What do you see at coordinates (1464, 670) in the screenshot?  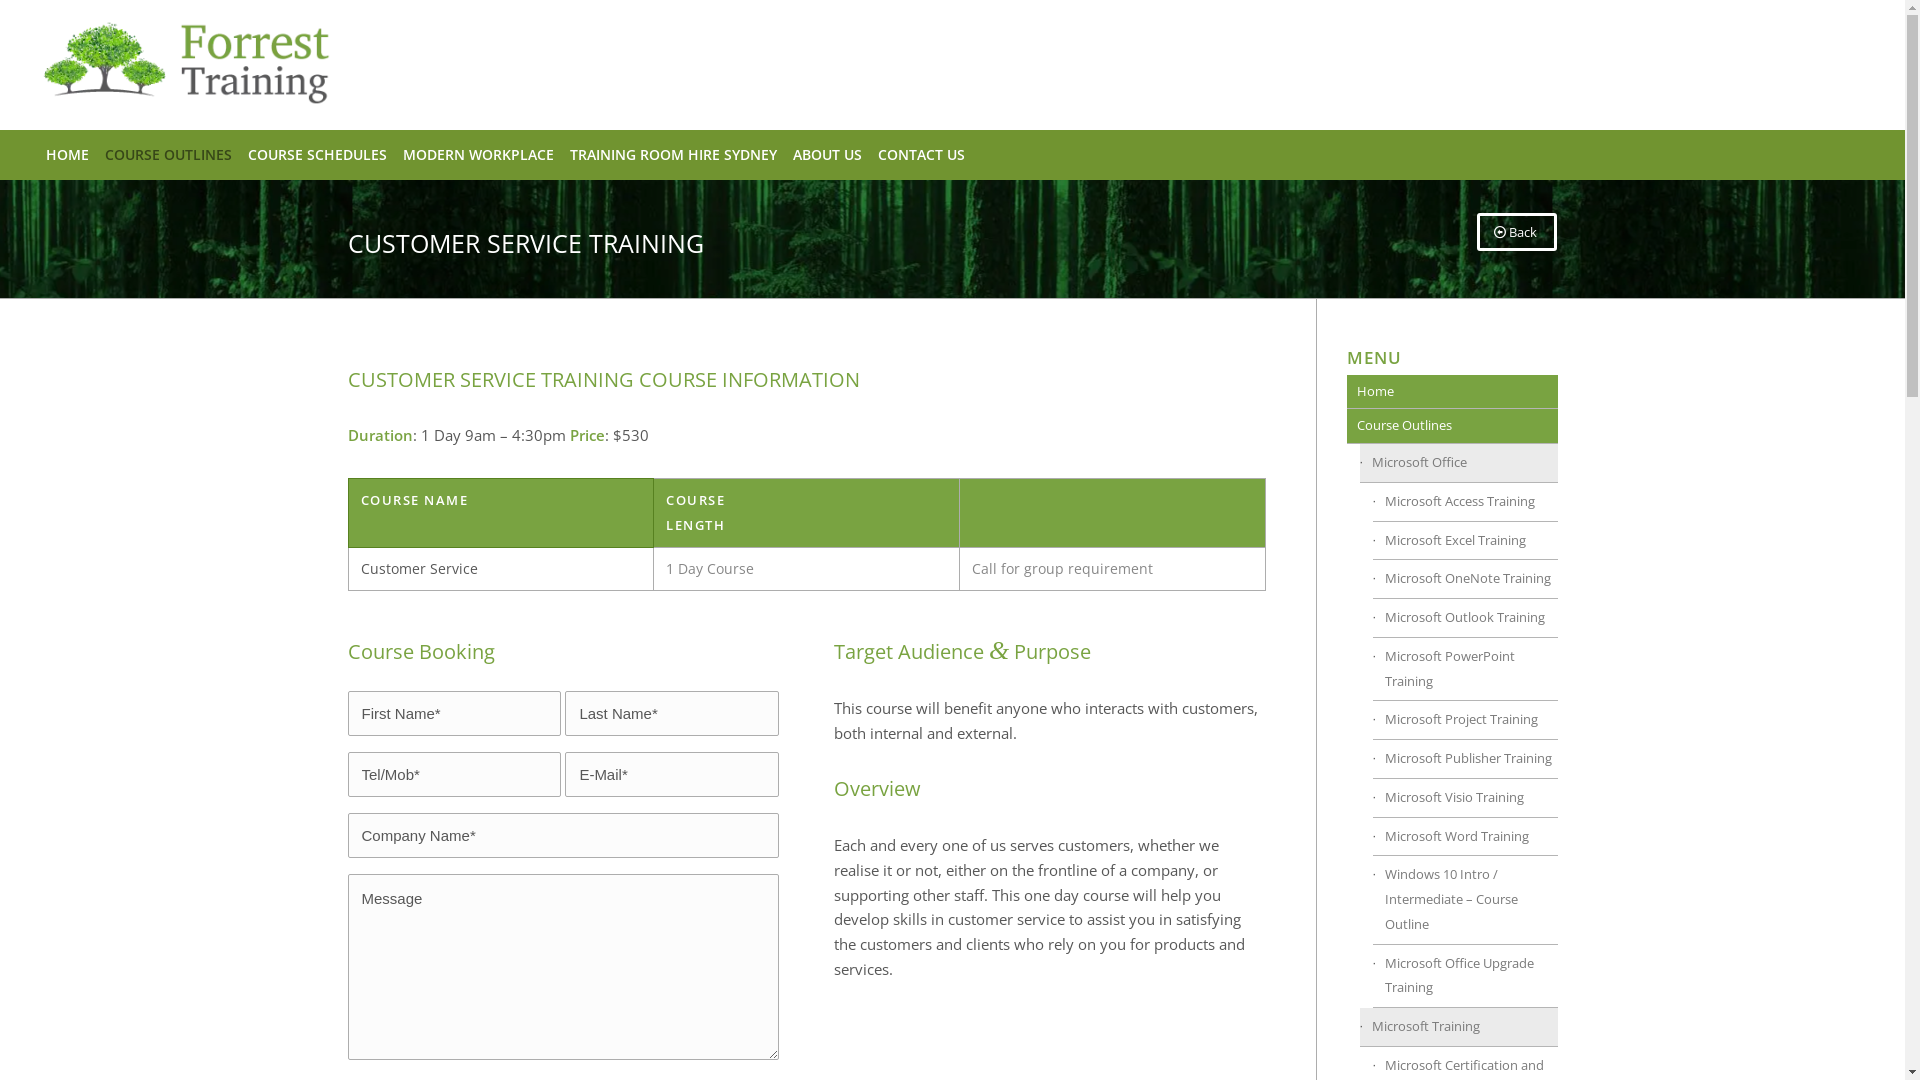 I see `'Microsoft PowerPoint Training'` at bounding box center [1464, 670].